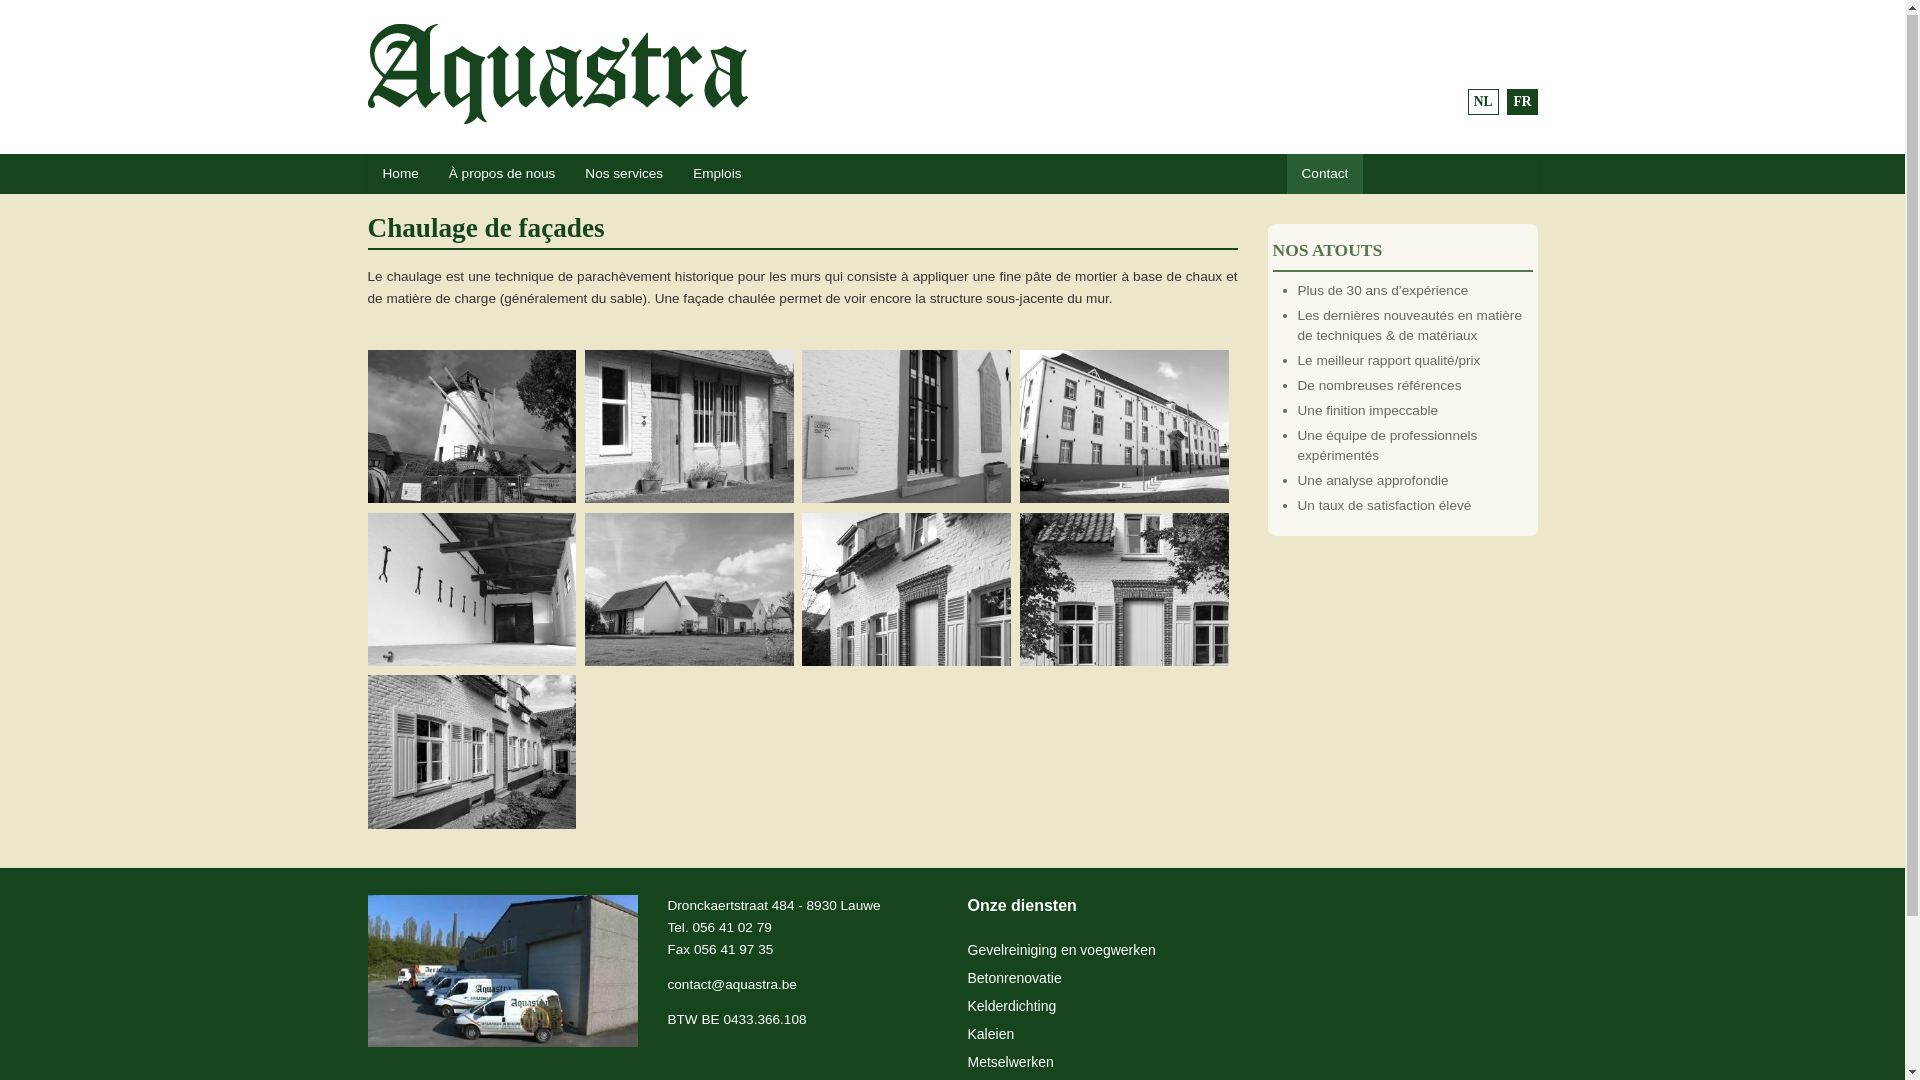  What do you see at coordinates (991, 1034) in the screenshot?
I see `'Kaleien'` at bounding box center [991, 1034].